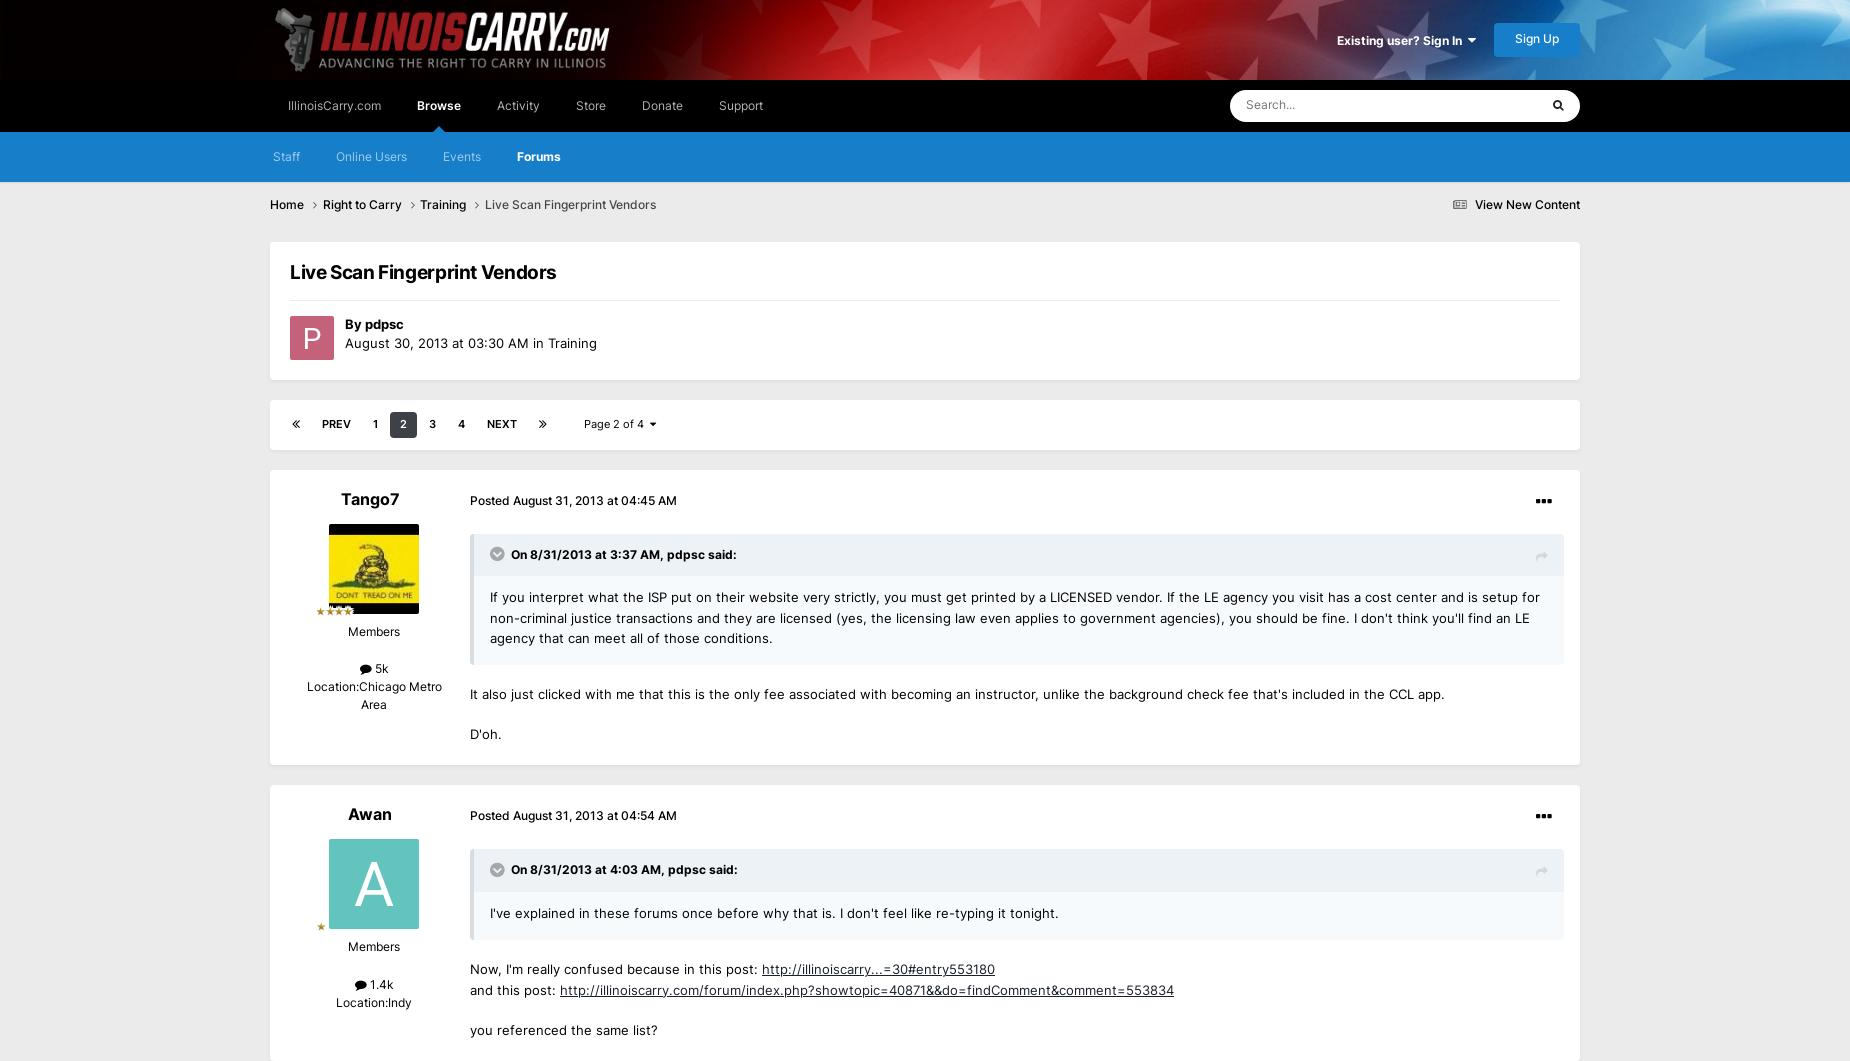 The height and width of the screenshot is (1061, 1850). I want to click on 'you referenced the same list?', so click(564, 1028).